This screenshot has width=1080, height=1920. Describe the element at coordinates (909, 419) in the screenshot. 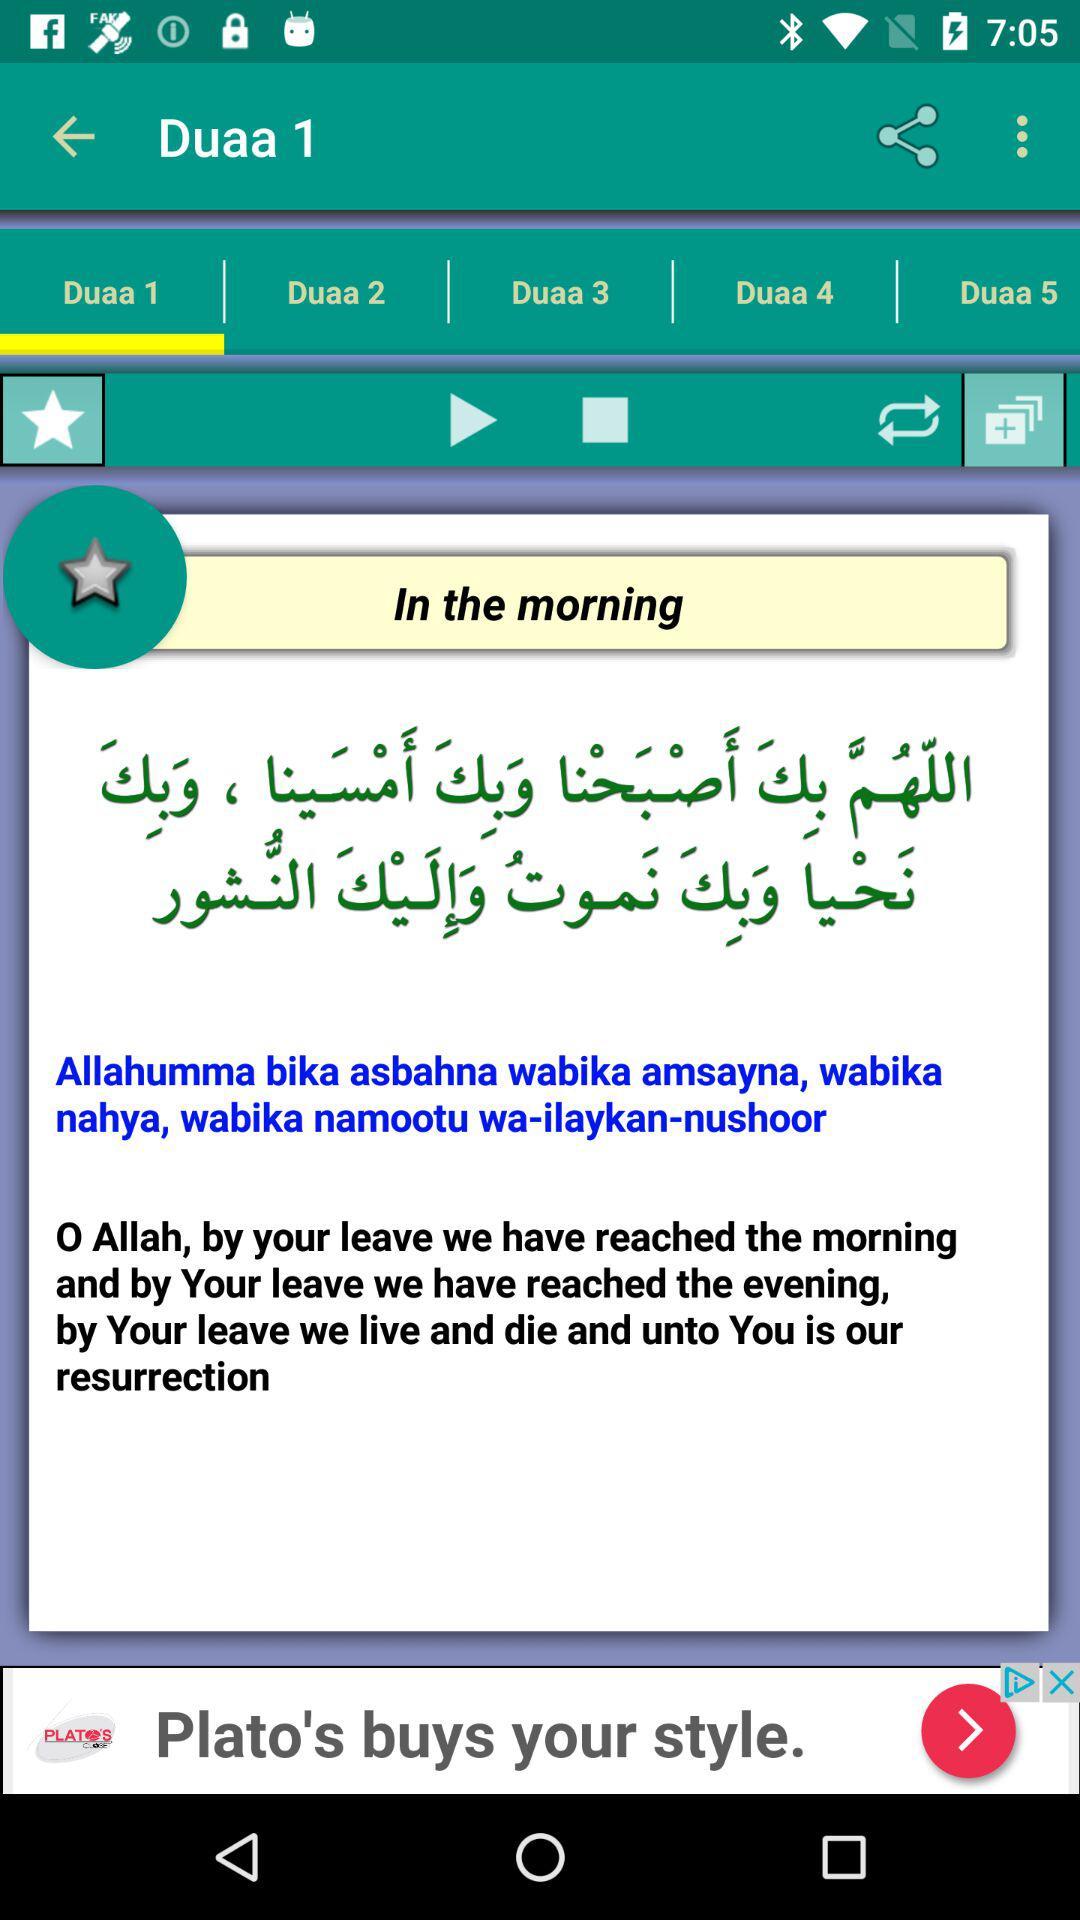

I see `refresh items` at that location.